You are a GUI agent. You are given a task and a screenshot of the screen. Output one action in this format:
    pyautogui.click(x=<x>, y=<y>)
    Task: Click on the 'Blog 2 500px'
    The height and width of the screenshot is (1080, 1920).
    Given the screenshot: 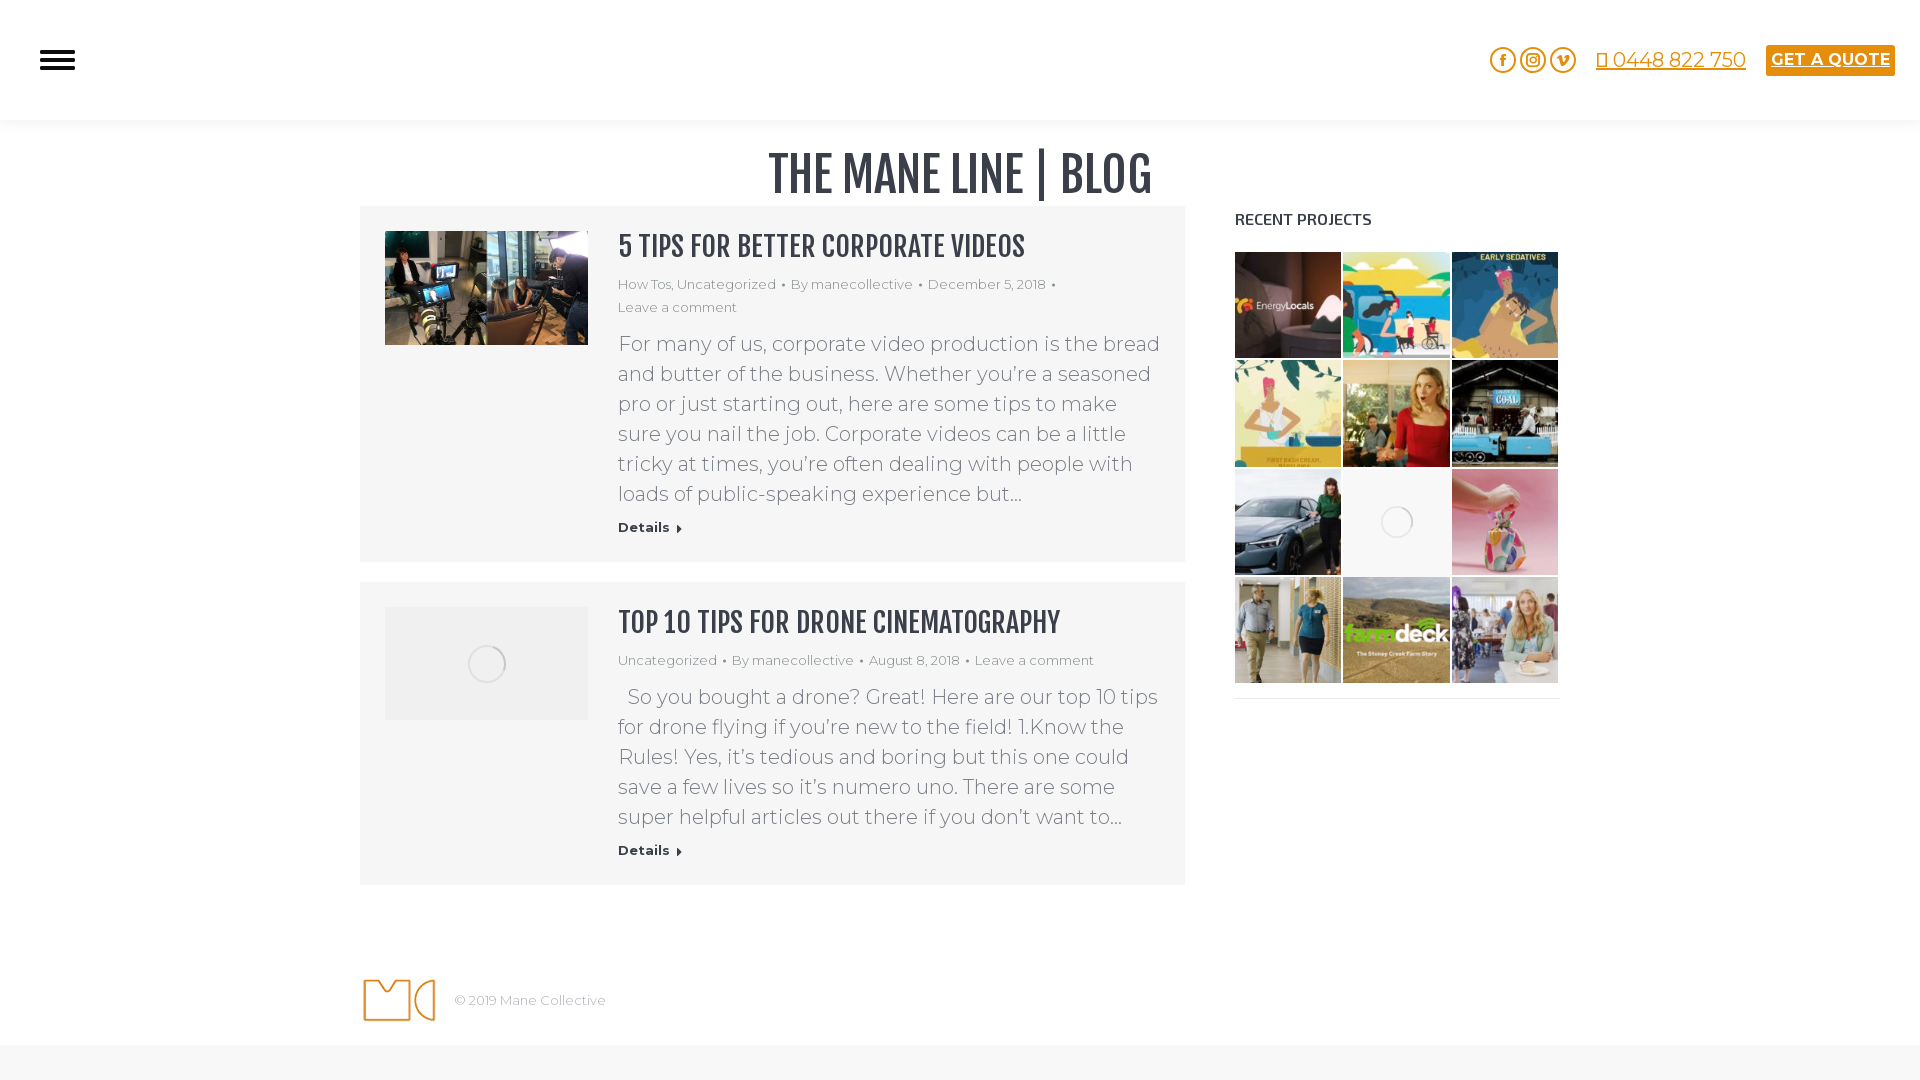 What is the action you would take?
    pyautogui.click(x=486, y=288)
    